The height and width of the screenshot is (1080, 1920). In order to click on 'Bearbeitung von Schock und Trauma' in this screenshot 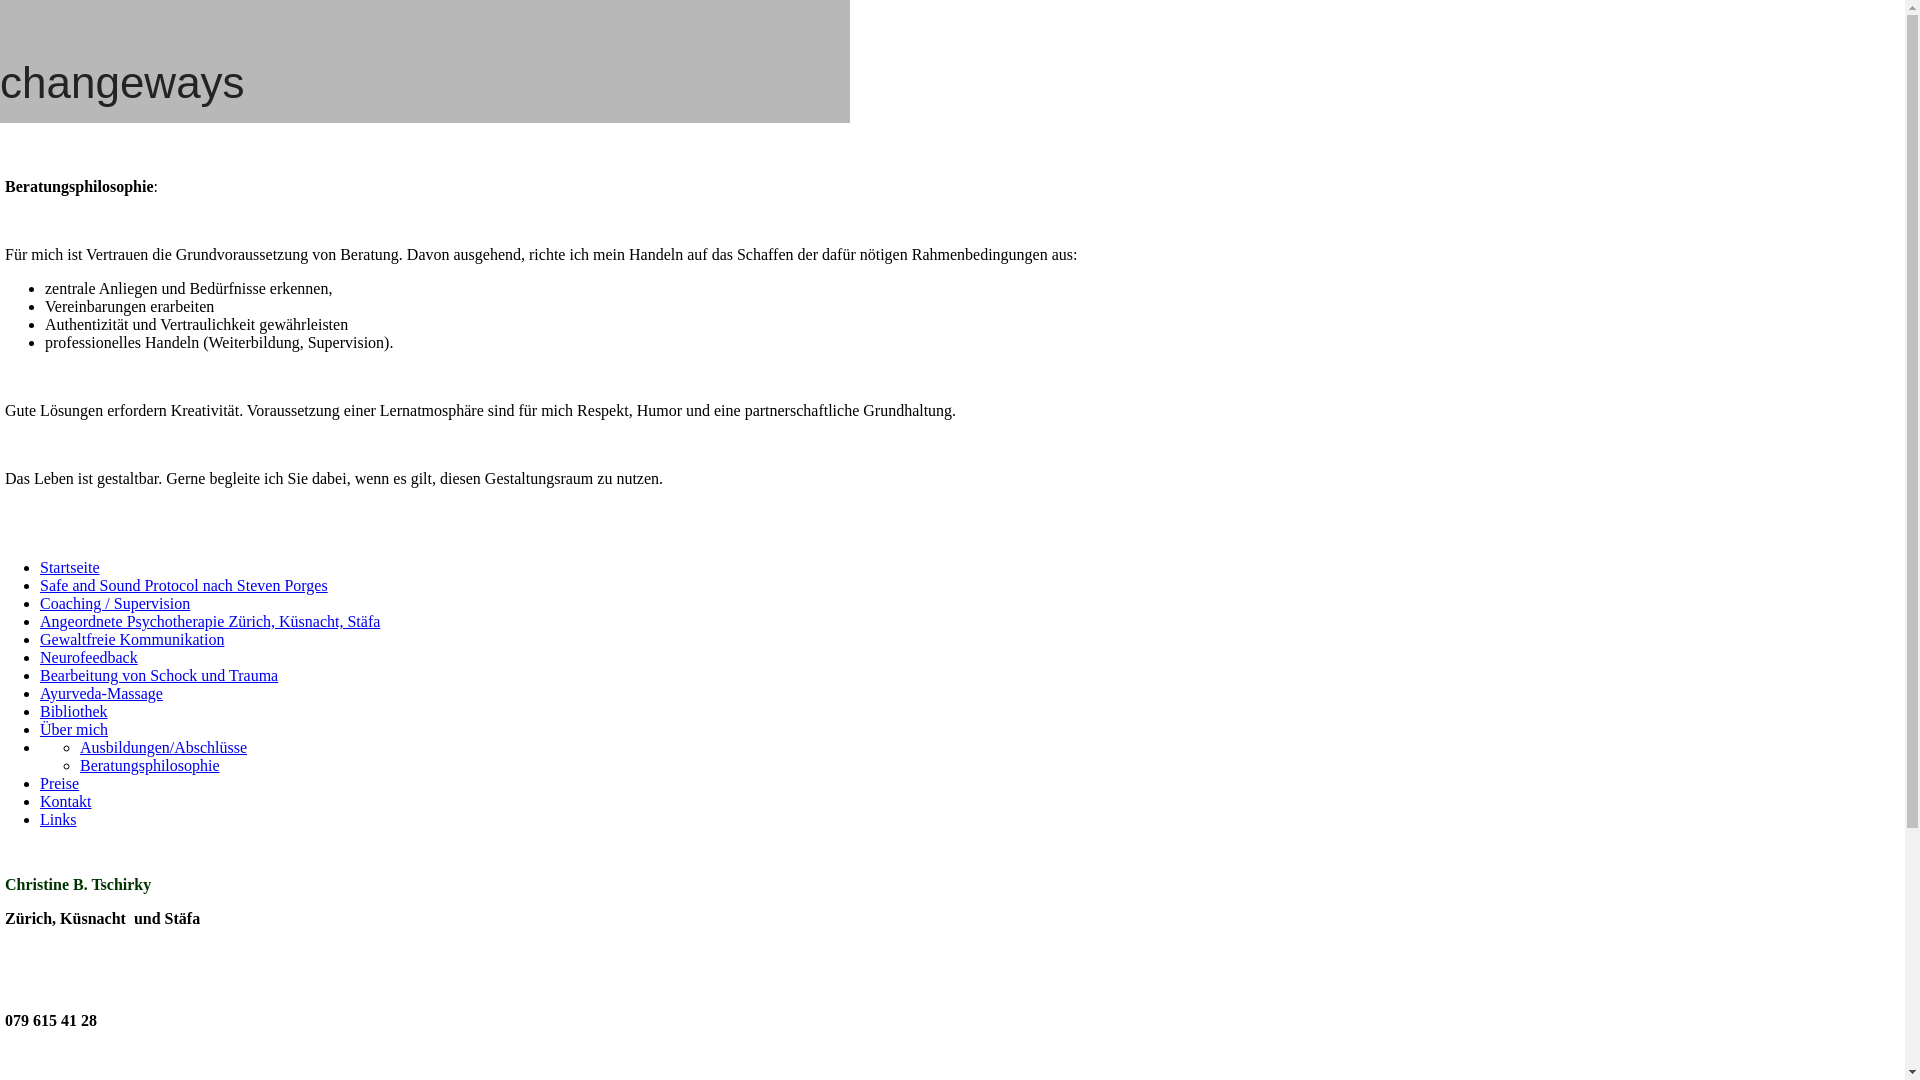, I will do `click(157, 675)`.